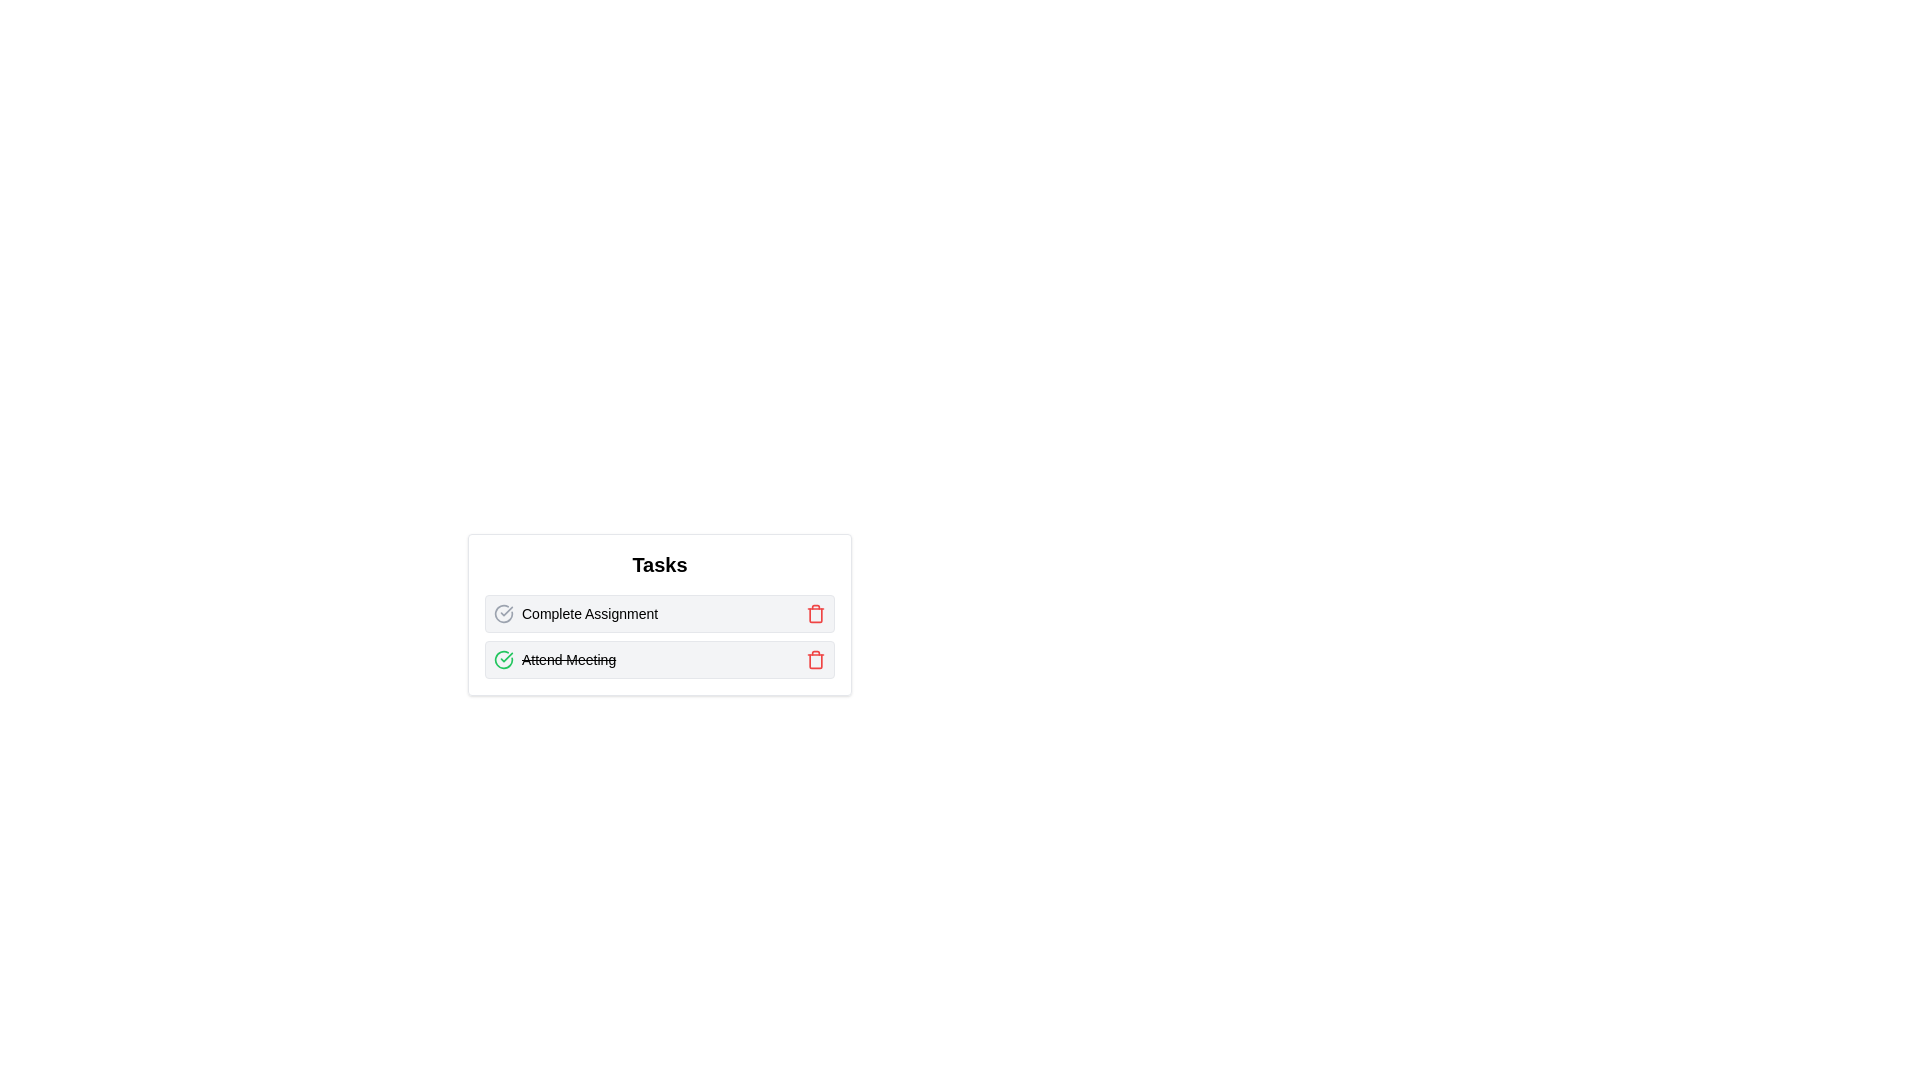 This screenshot has width=1920, height=1080. Describe the element at coordinates (660, 659) in the screenshot. I see `the 'Attend Meeting' task in the task list to view or modify its details` at that location.